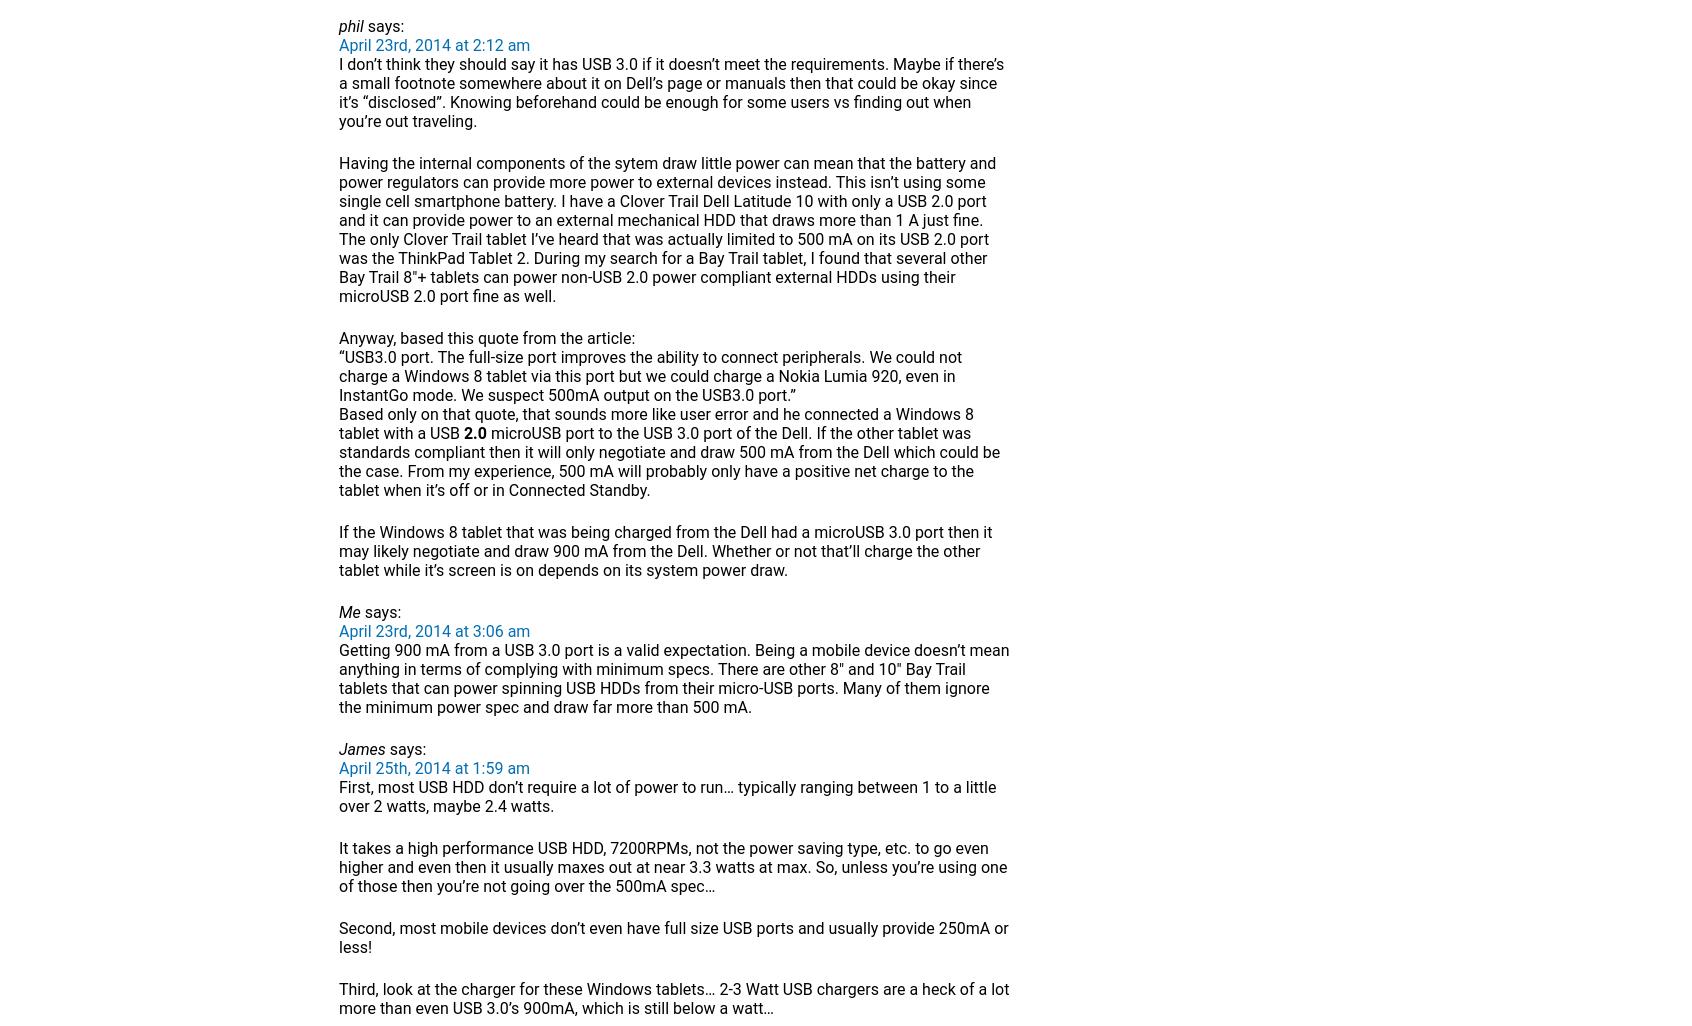  Describe the element at coordinates (338, 424) in the screenshot. I see `'Based only on that quote, that sounds more like user error and he connected a Windows 8 tablet with a USB'` at that location.